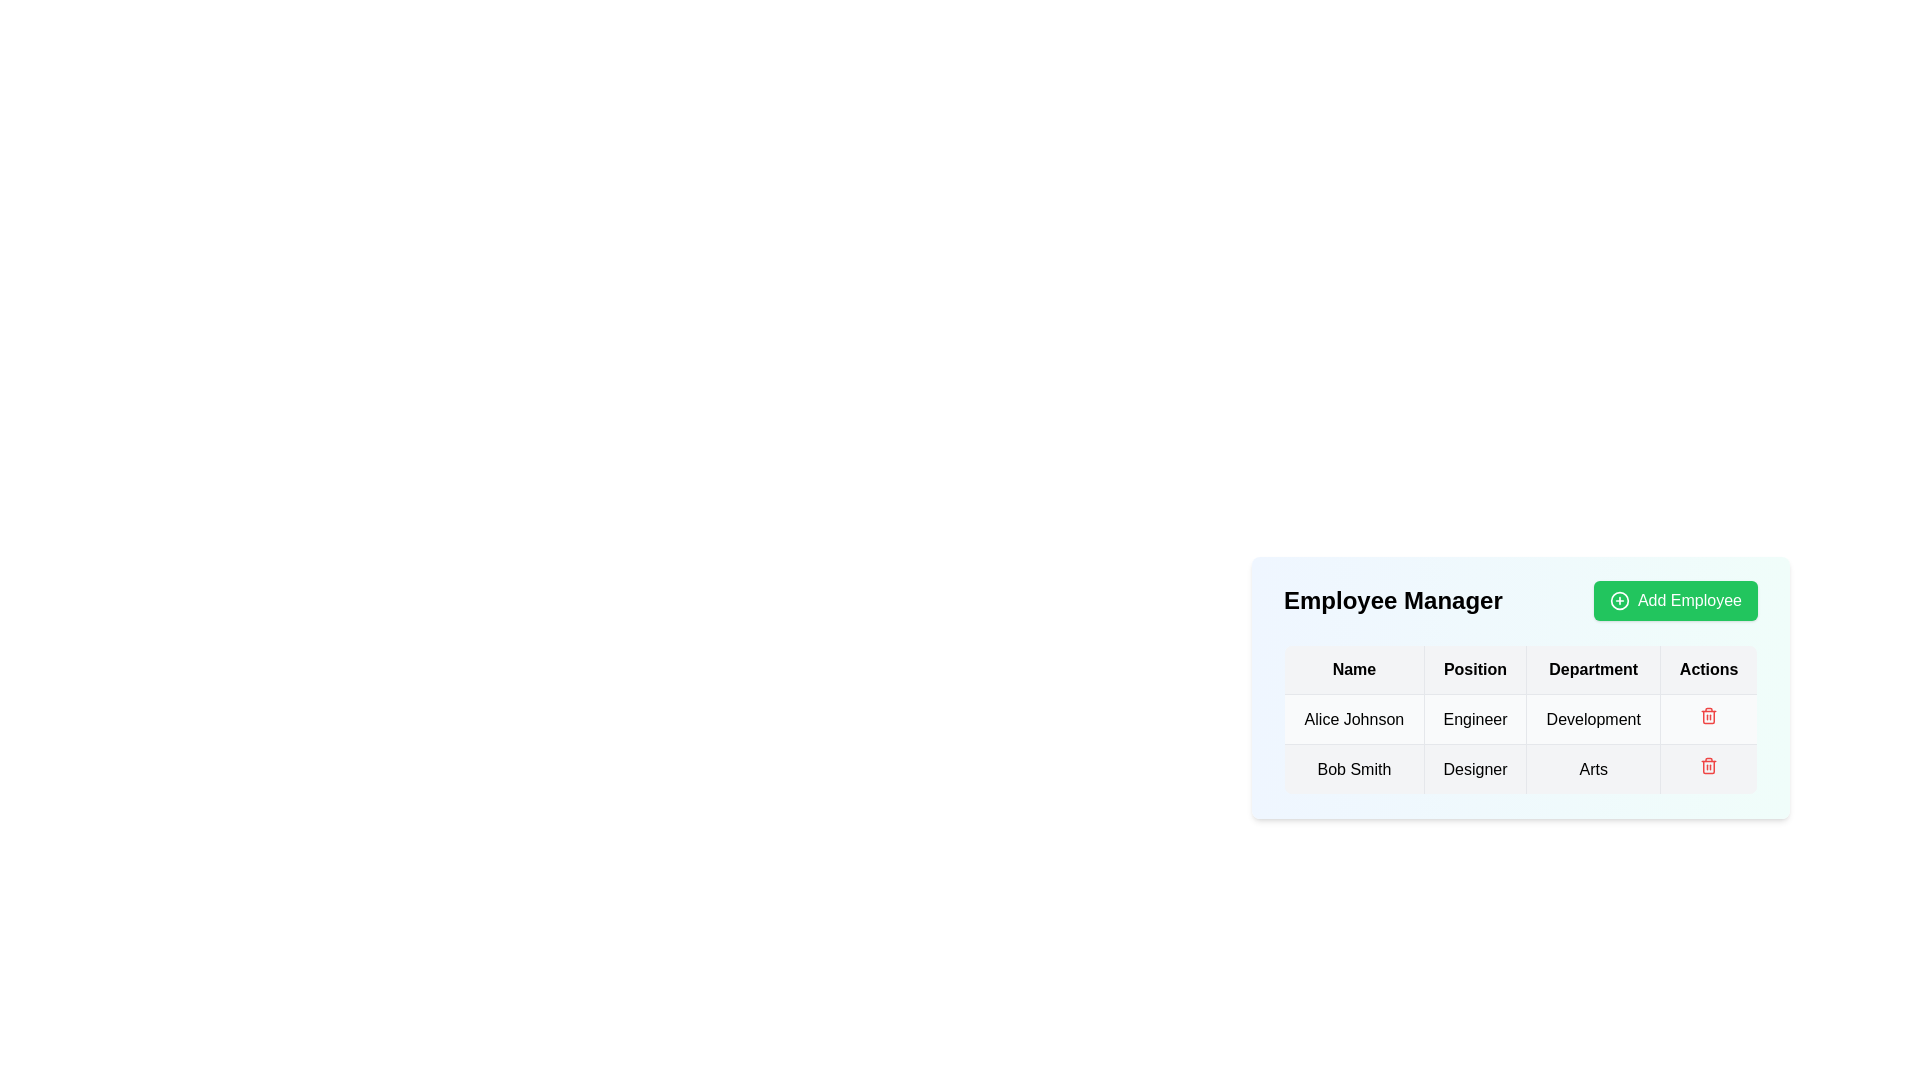 The height and width of the screenshot is (1080, 1920). Describe the element at coordinates (1619, 600) in the screenshot. I see `the plus circle icon located to the left of the 'Add Employee' text in the top-right corner of the 'Employee Manager' panel` at that location.